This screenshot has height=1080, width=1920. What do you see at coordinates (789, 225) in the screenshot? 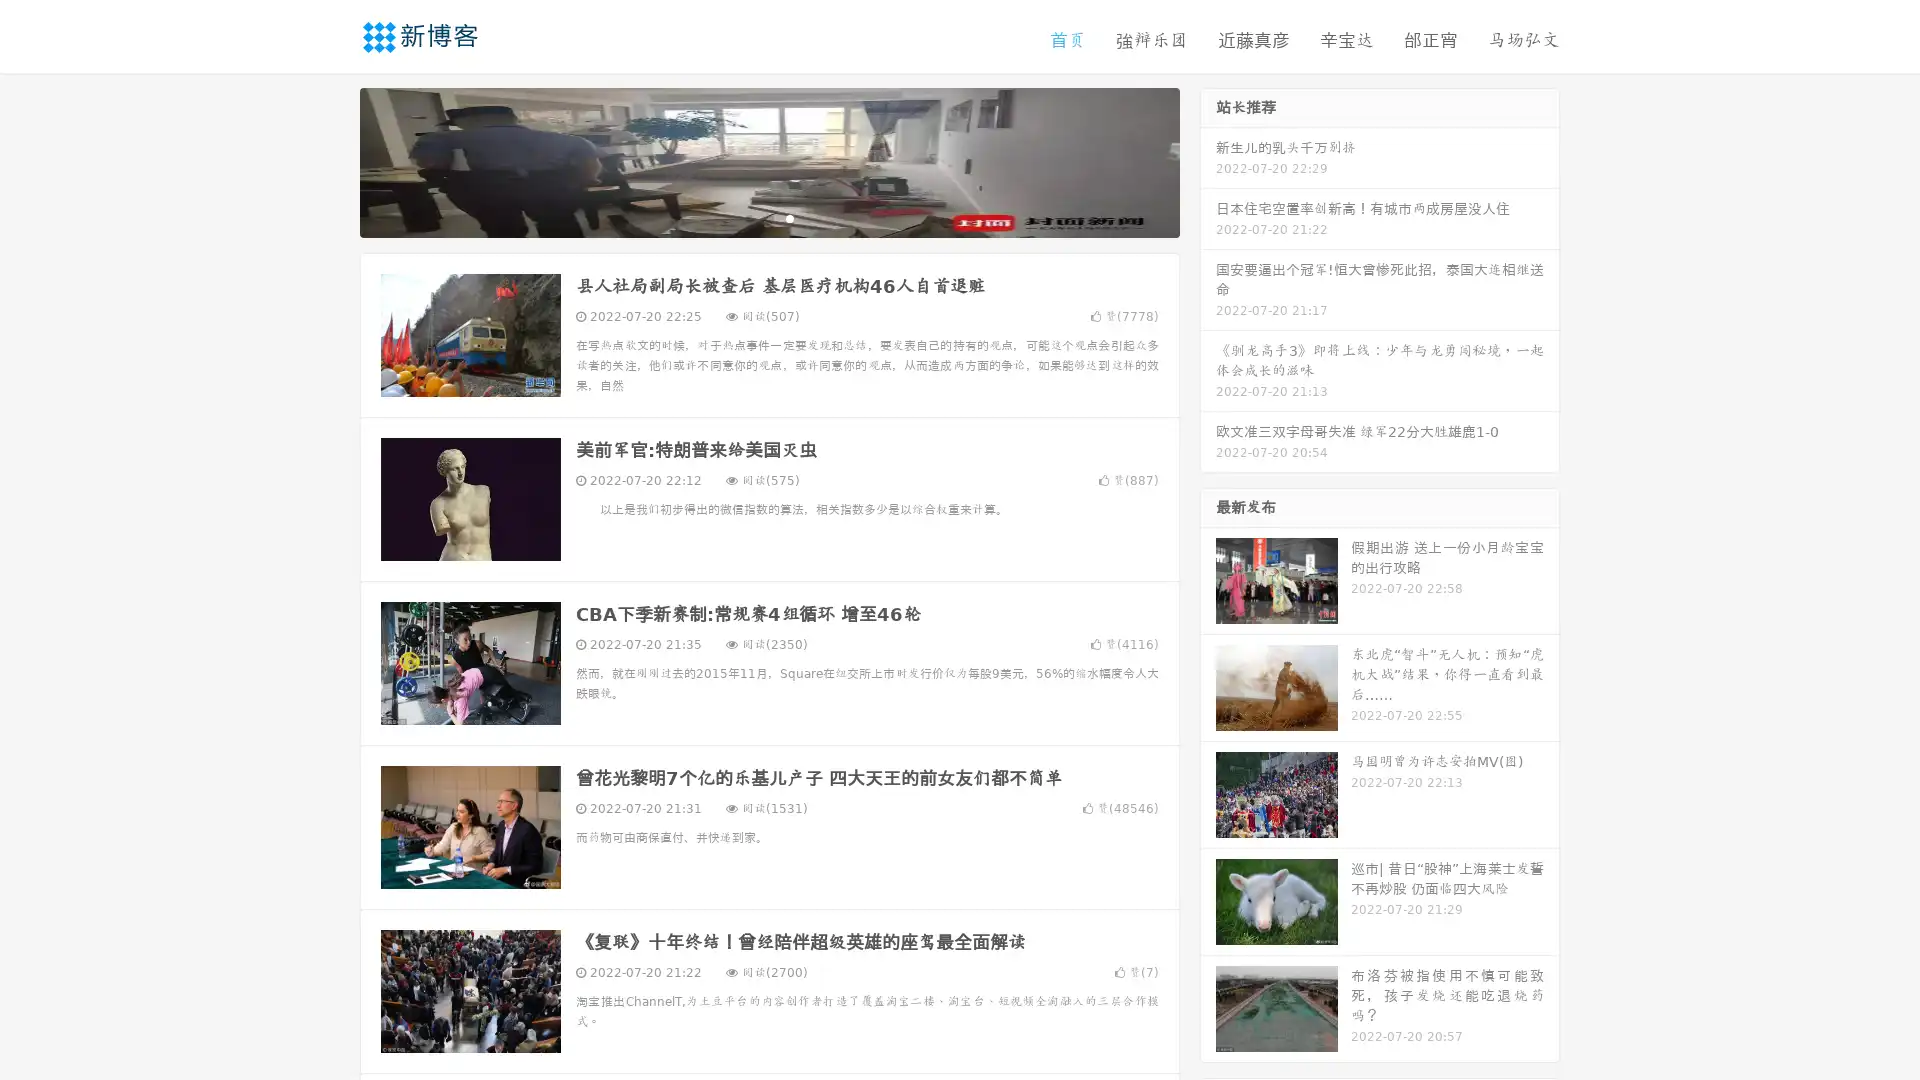
I see `Go to slide 3` at bounding box center [789, 225].